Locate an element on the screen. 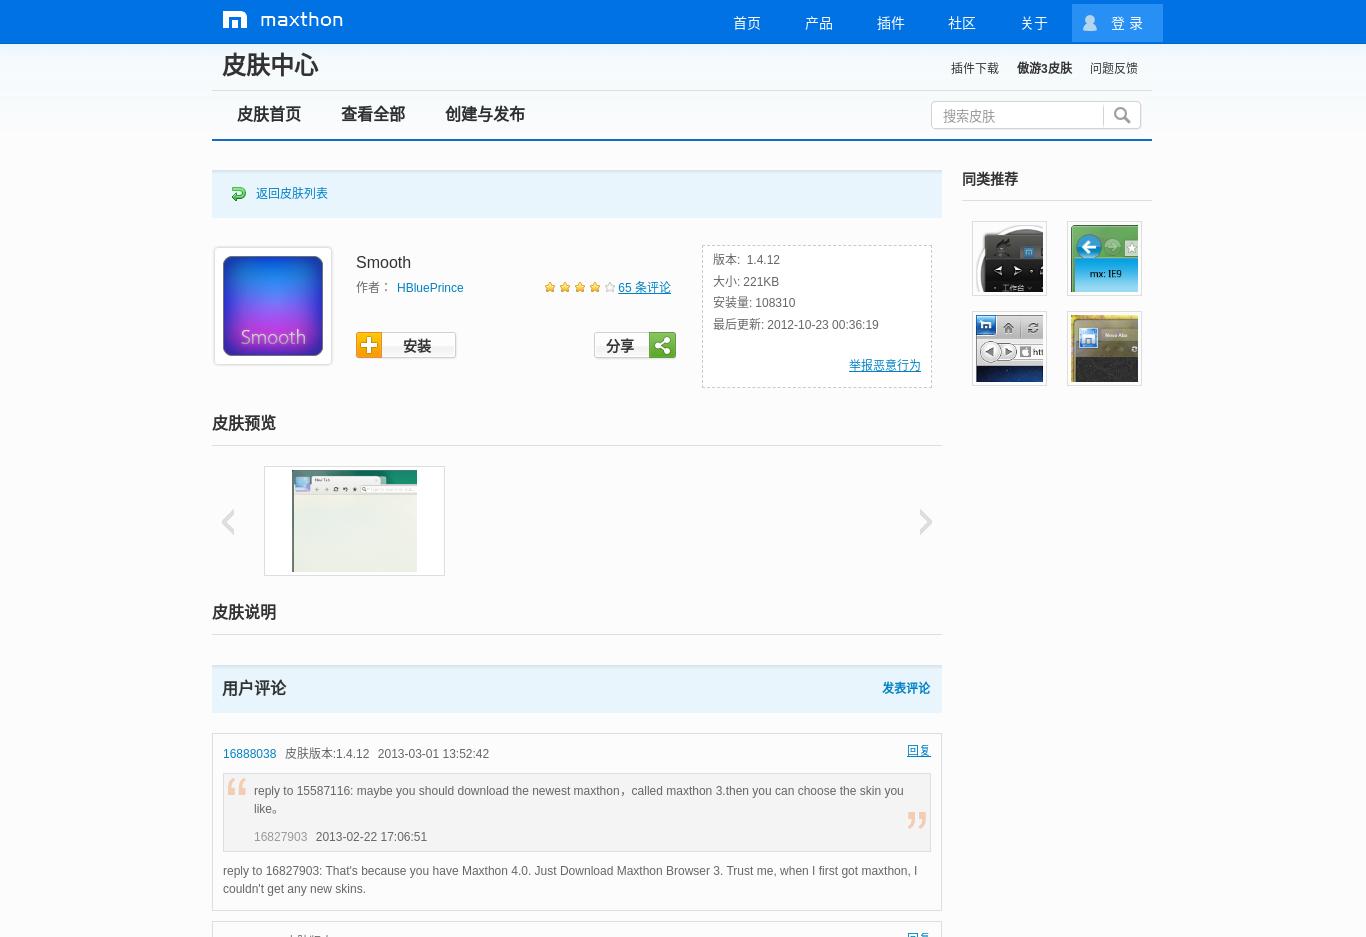 The height and width of the screenshot is (937, 1366). '16888038' is located at coordinates (249, 751).